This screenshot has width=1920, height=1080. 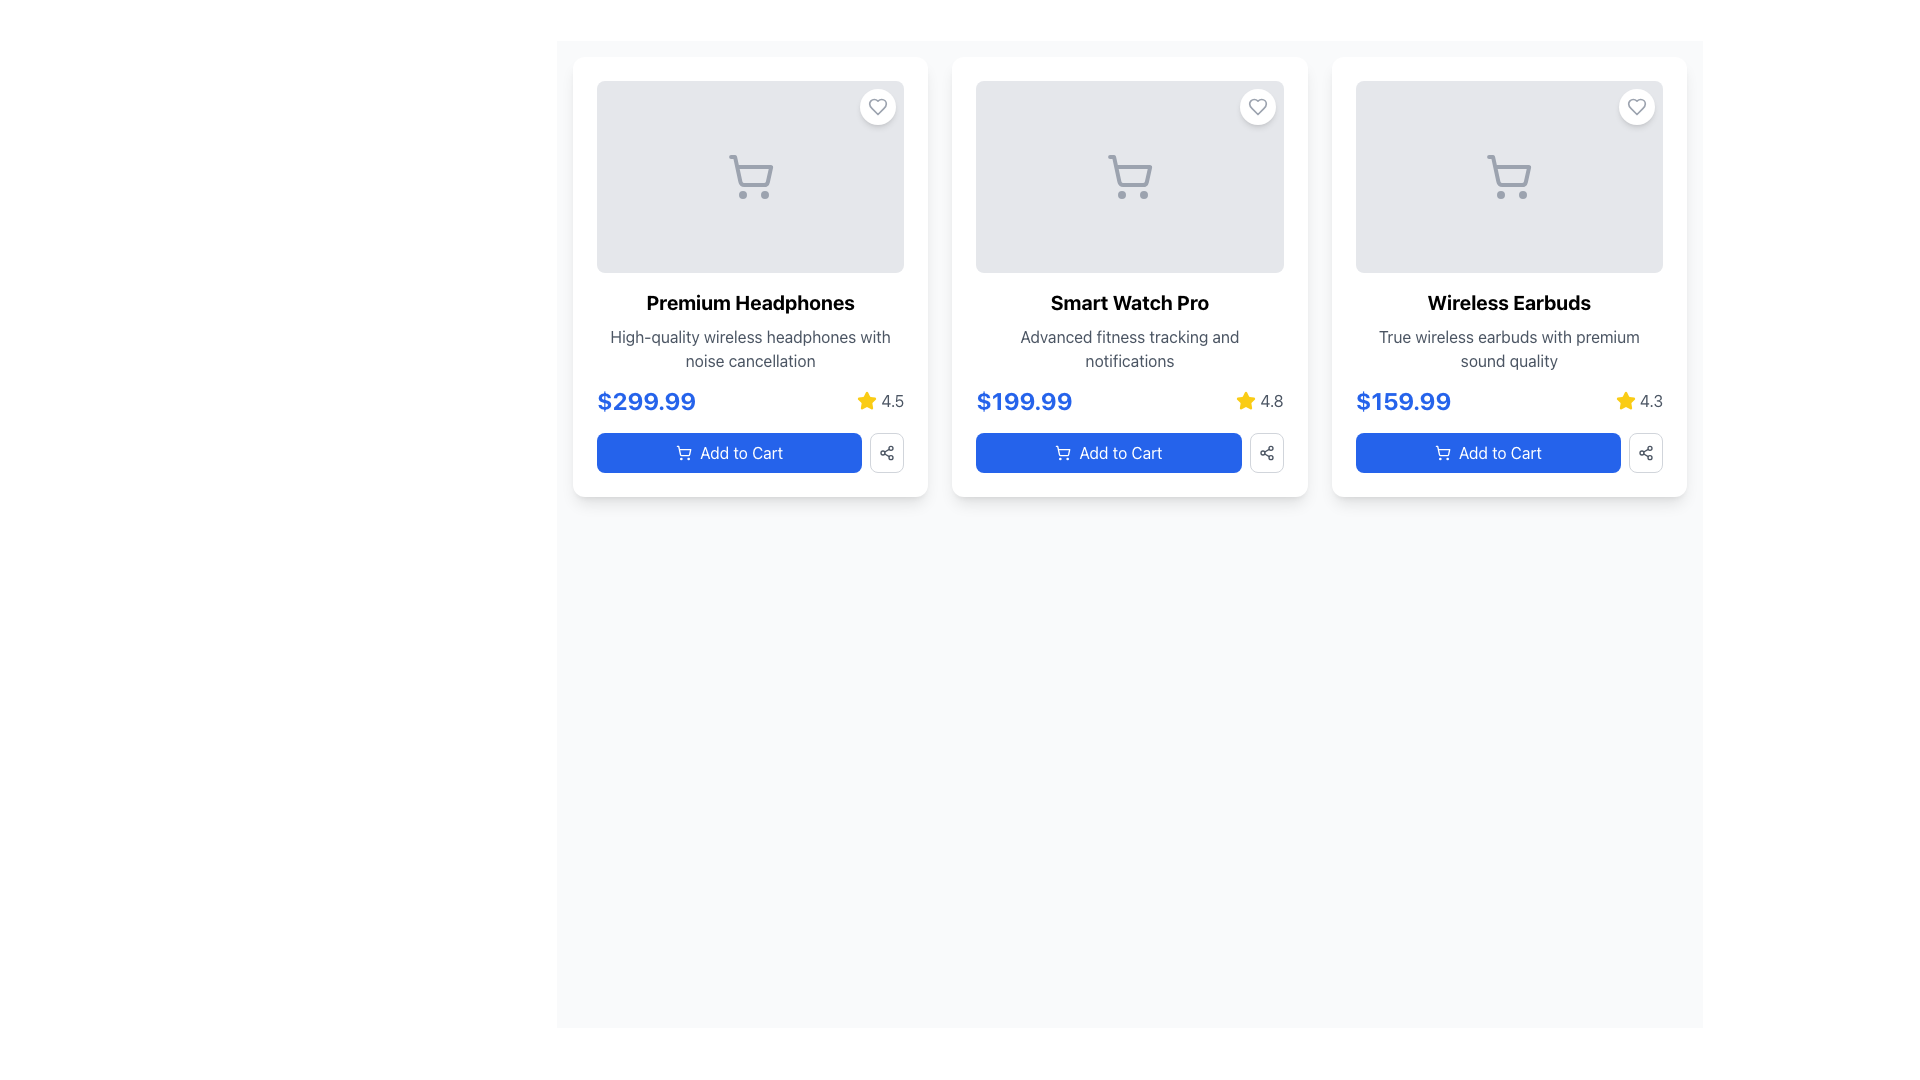 What do you see at coordinates (1442, 452) in the screenshot?
I see `the shopping cart icon located on the left within the 'Add to Cart' button below the 'Wireless Earbuds' product listing, which is part of the third and rightmost product in a horizontal row` at bounding box center [1442, 452].